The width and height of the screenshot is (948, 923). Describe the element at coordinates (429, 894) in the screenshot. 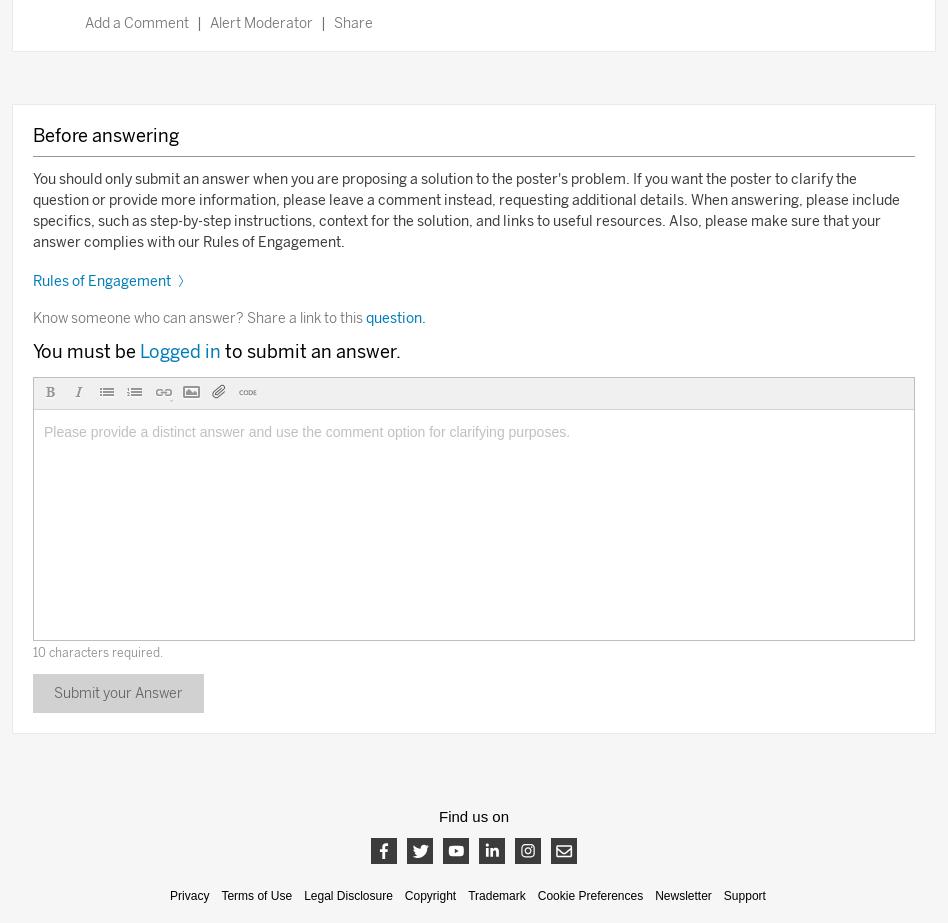

I see `'Copyright'` at that location.